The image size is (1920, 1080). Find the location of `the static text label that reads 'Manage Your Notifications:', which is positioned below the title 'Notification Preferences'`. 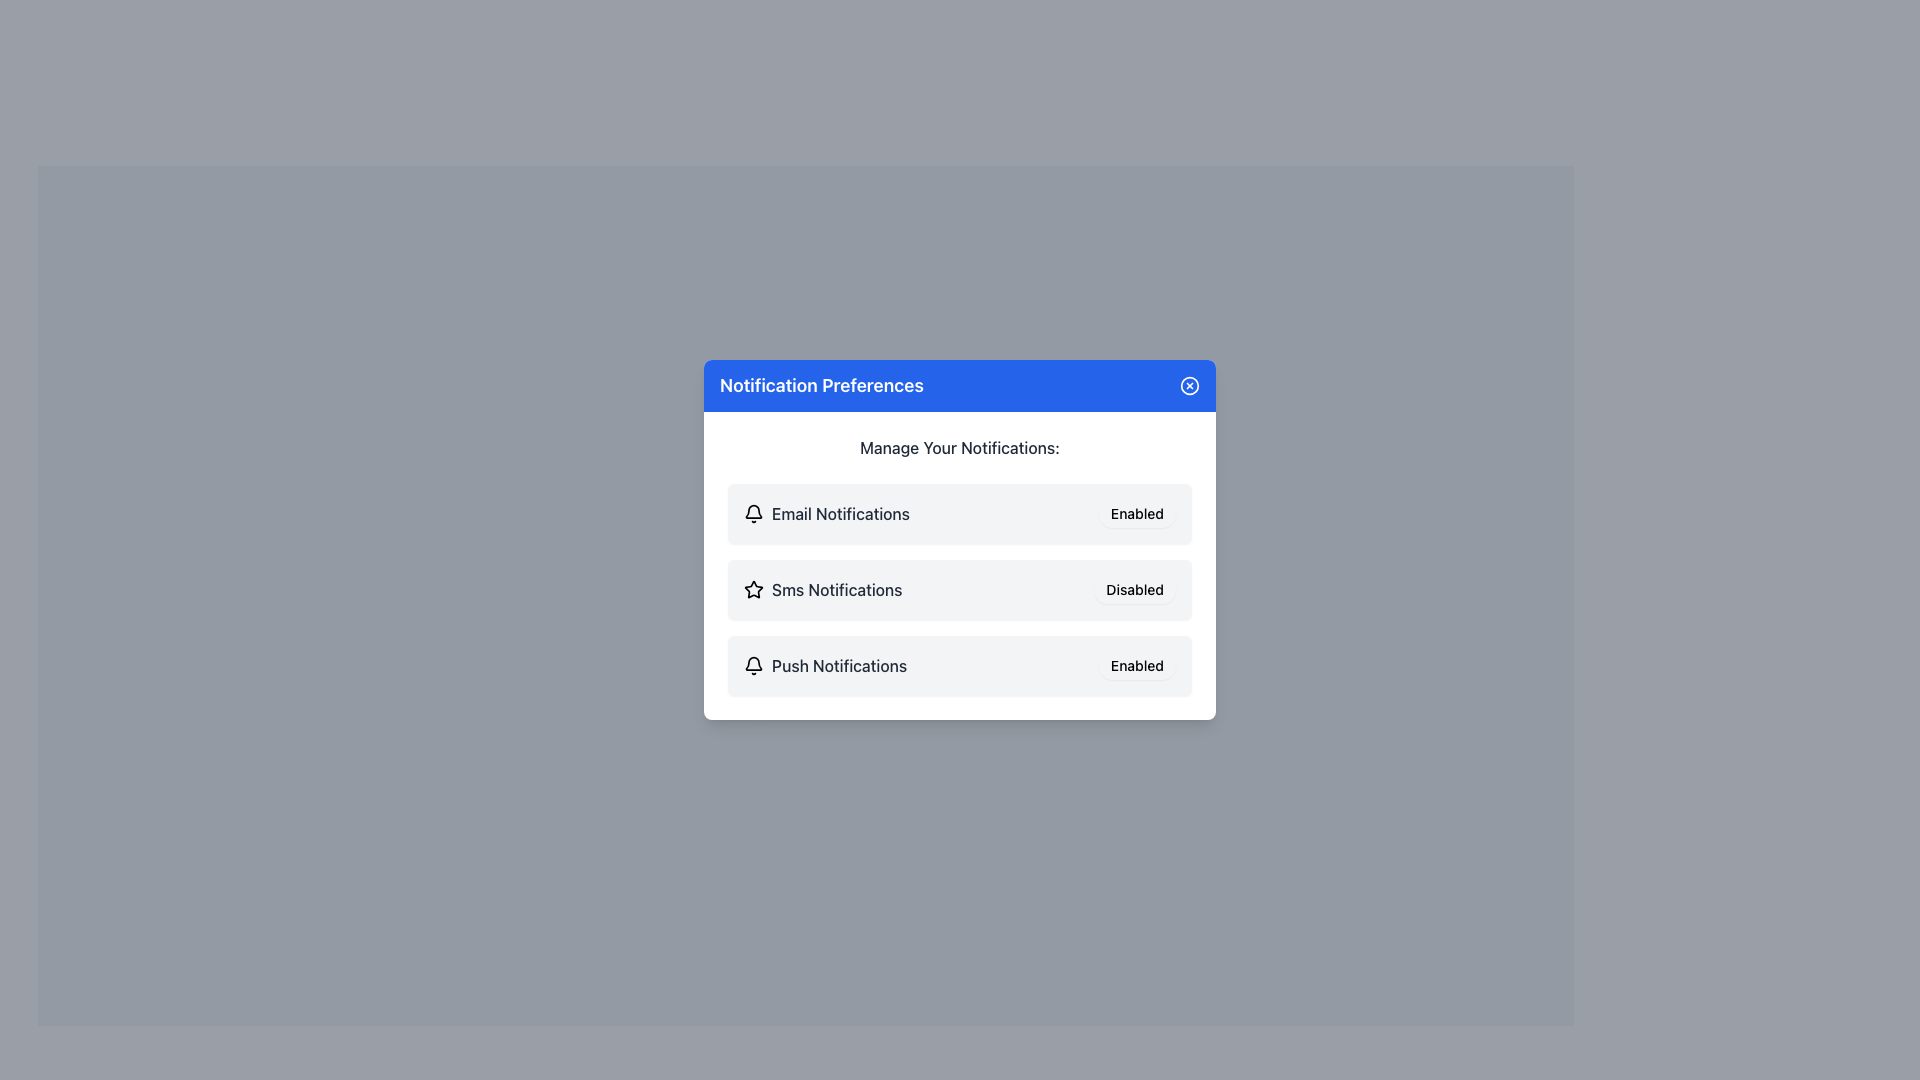

the static text label that reads 'Manage Your Notifications:', which is positioned below the title 'Notification Preferences' is located at coordinates (960, 446).